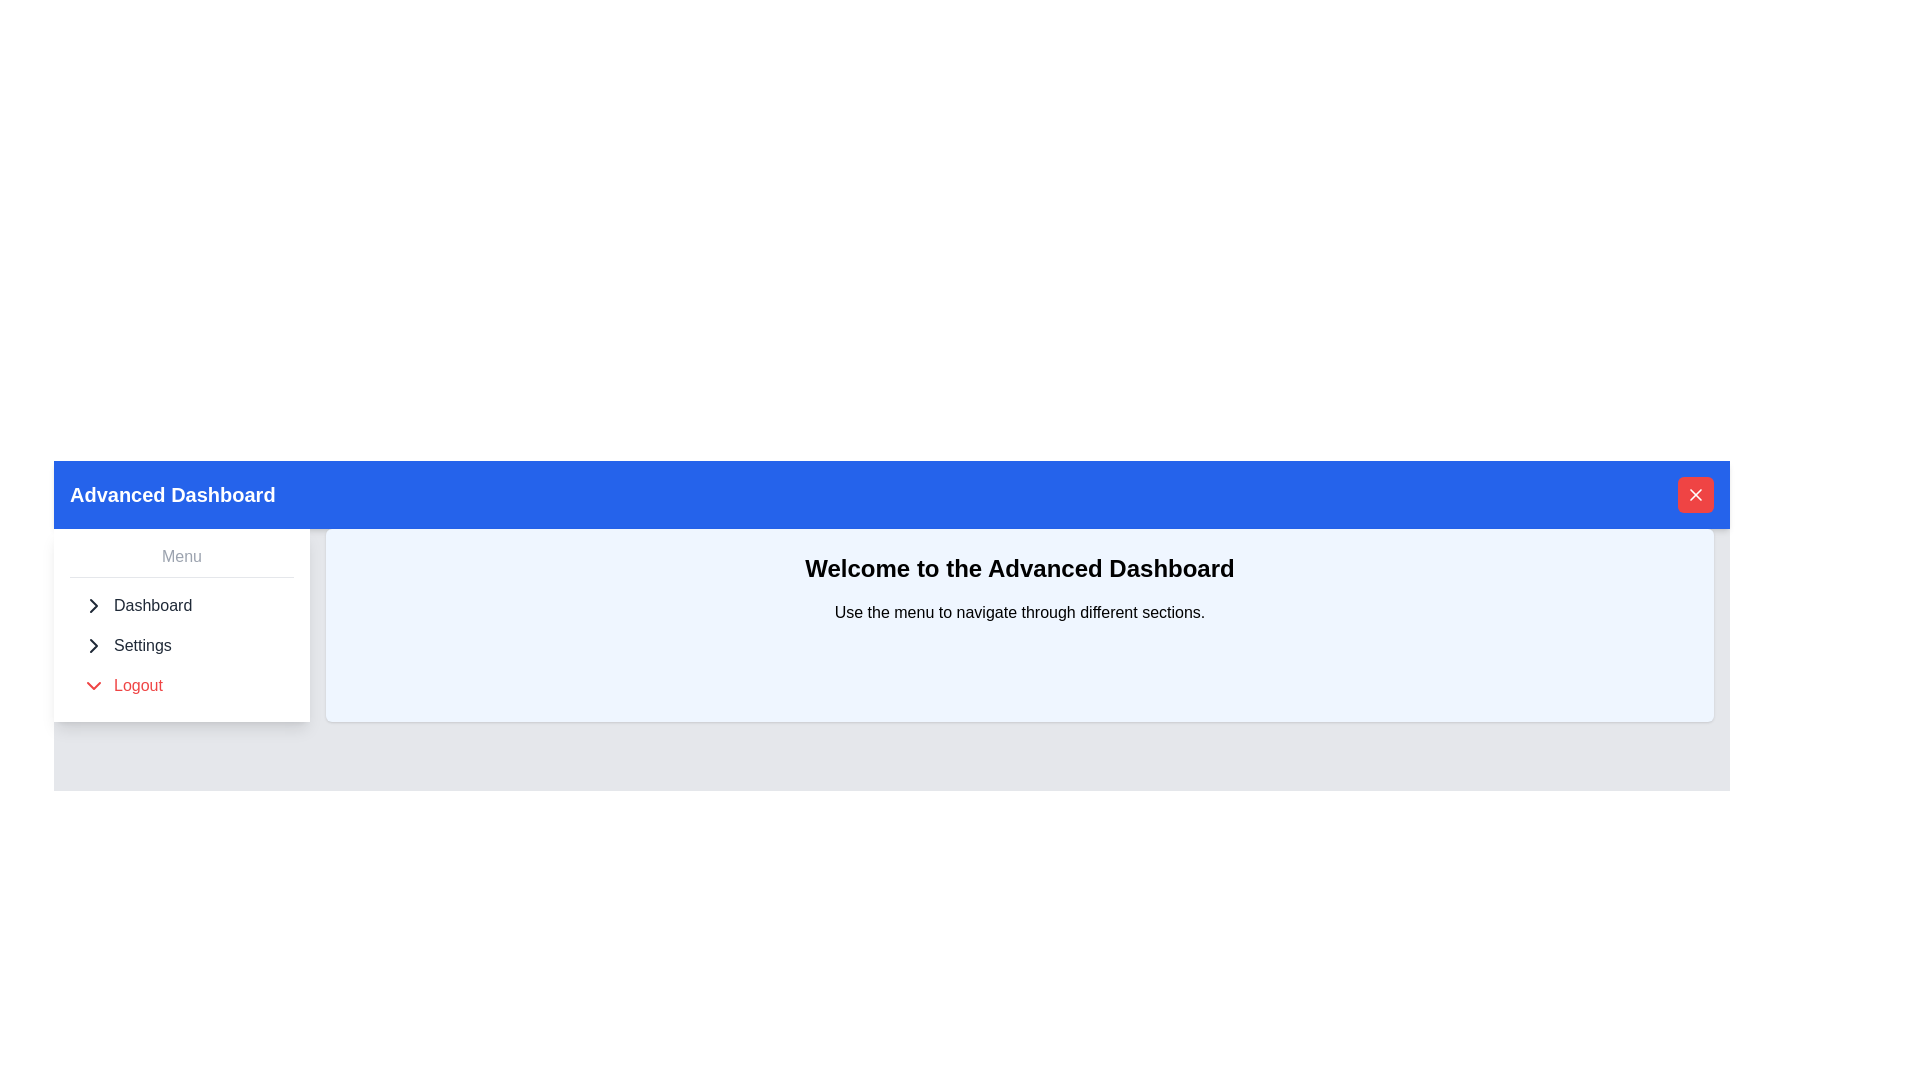 This screenshot has height=1080, width=1920. I want to click on the 'Logout' button located at the bottom of the left sidebar menu, directly below the 'Settings' option, so click(182, 685).